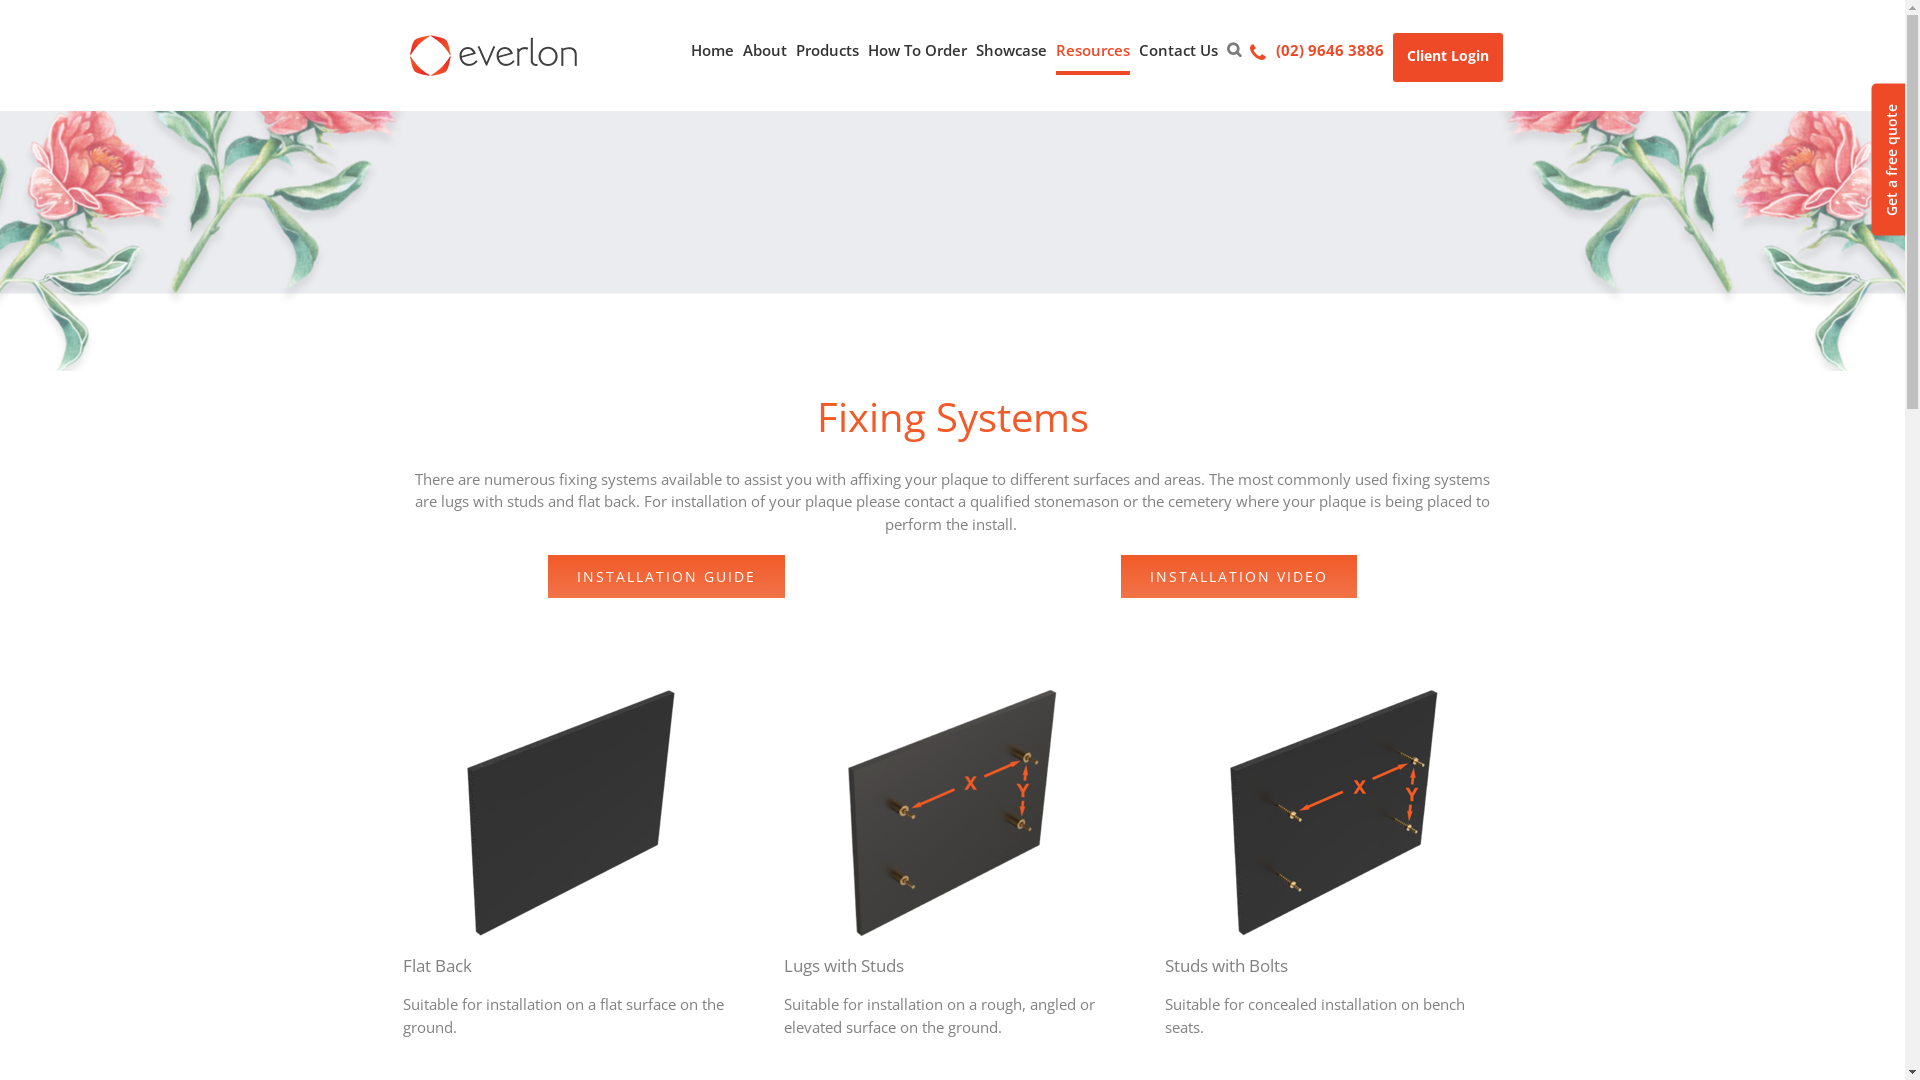  I want to click on '(02) 9646 3886', so click(1316, 50).